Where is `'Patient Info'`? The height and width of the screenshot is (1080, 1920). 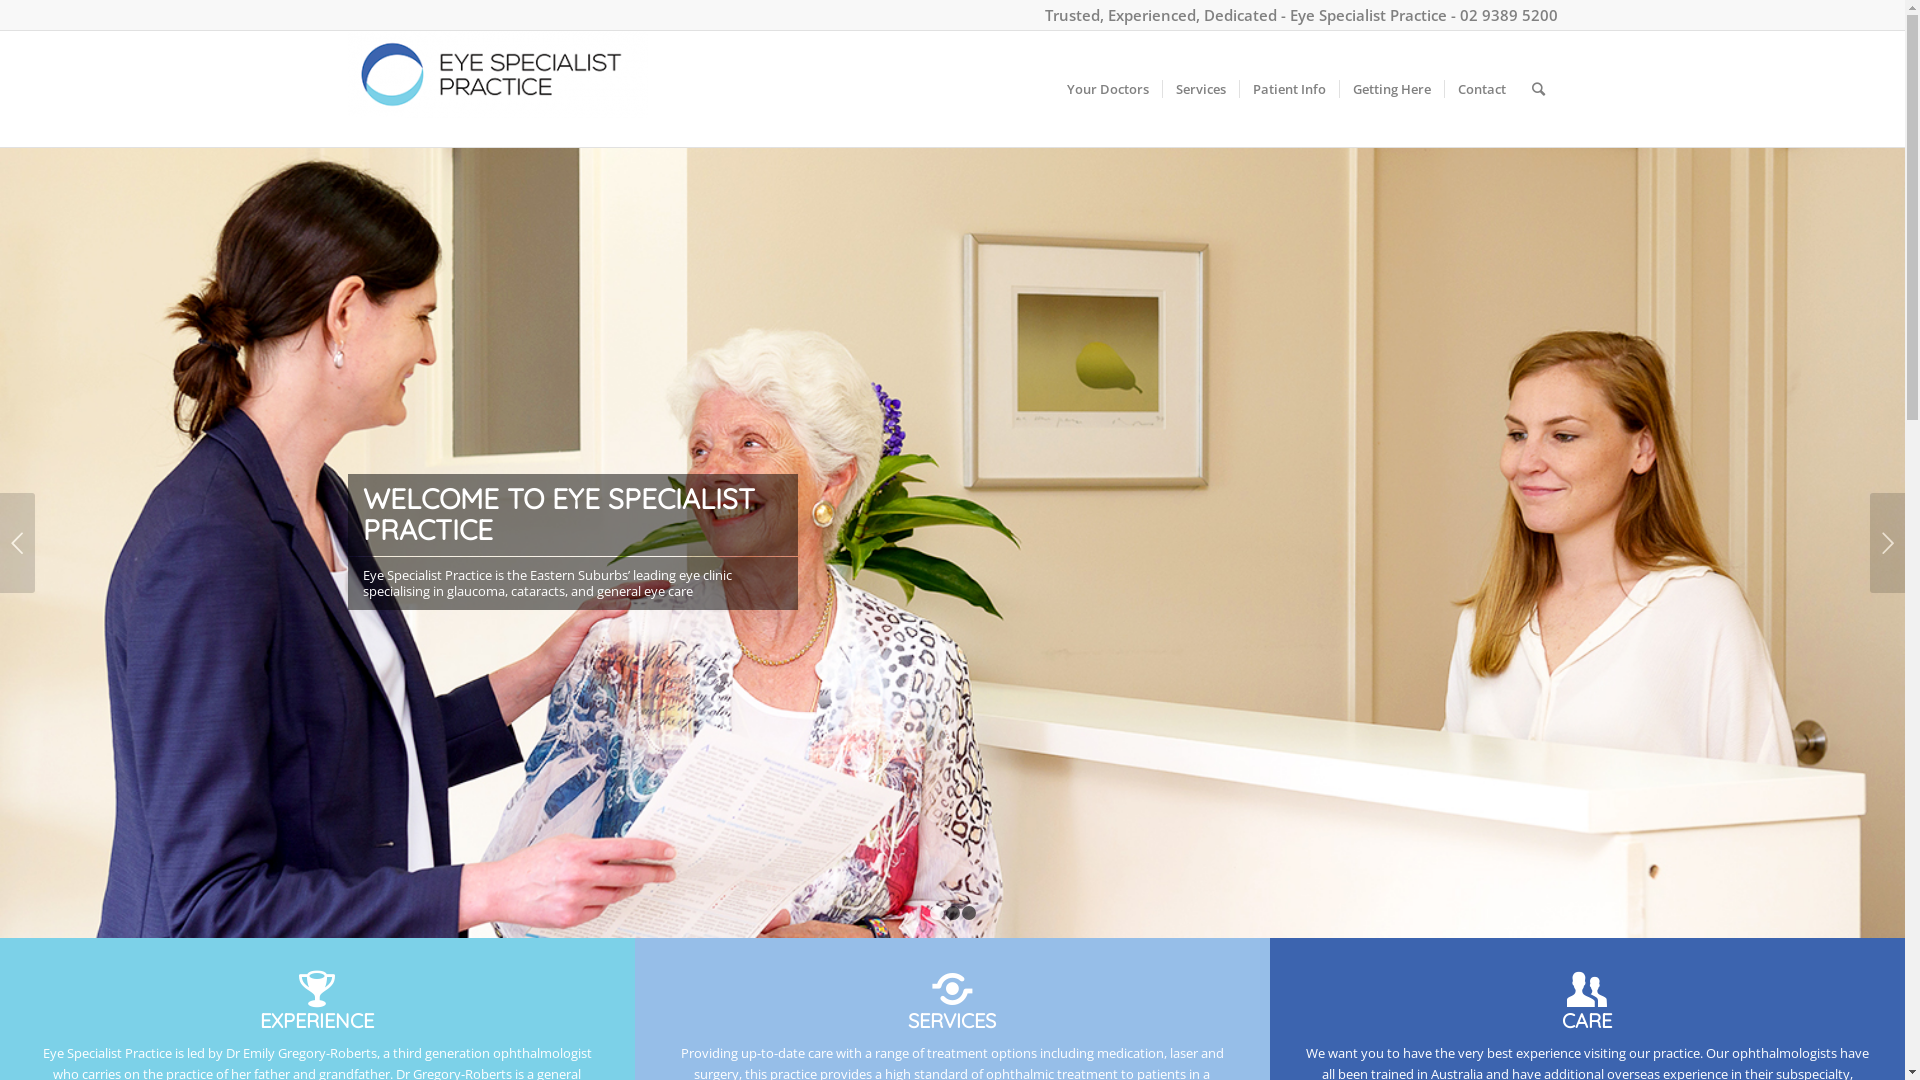 'Patient Info' is located at coordinates (1287, 87).